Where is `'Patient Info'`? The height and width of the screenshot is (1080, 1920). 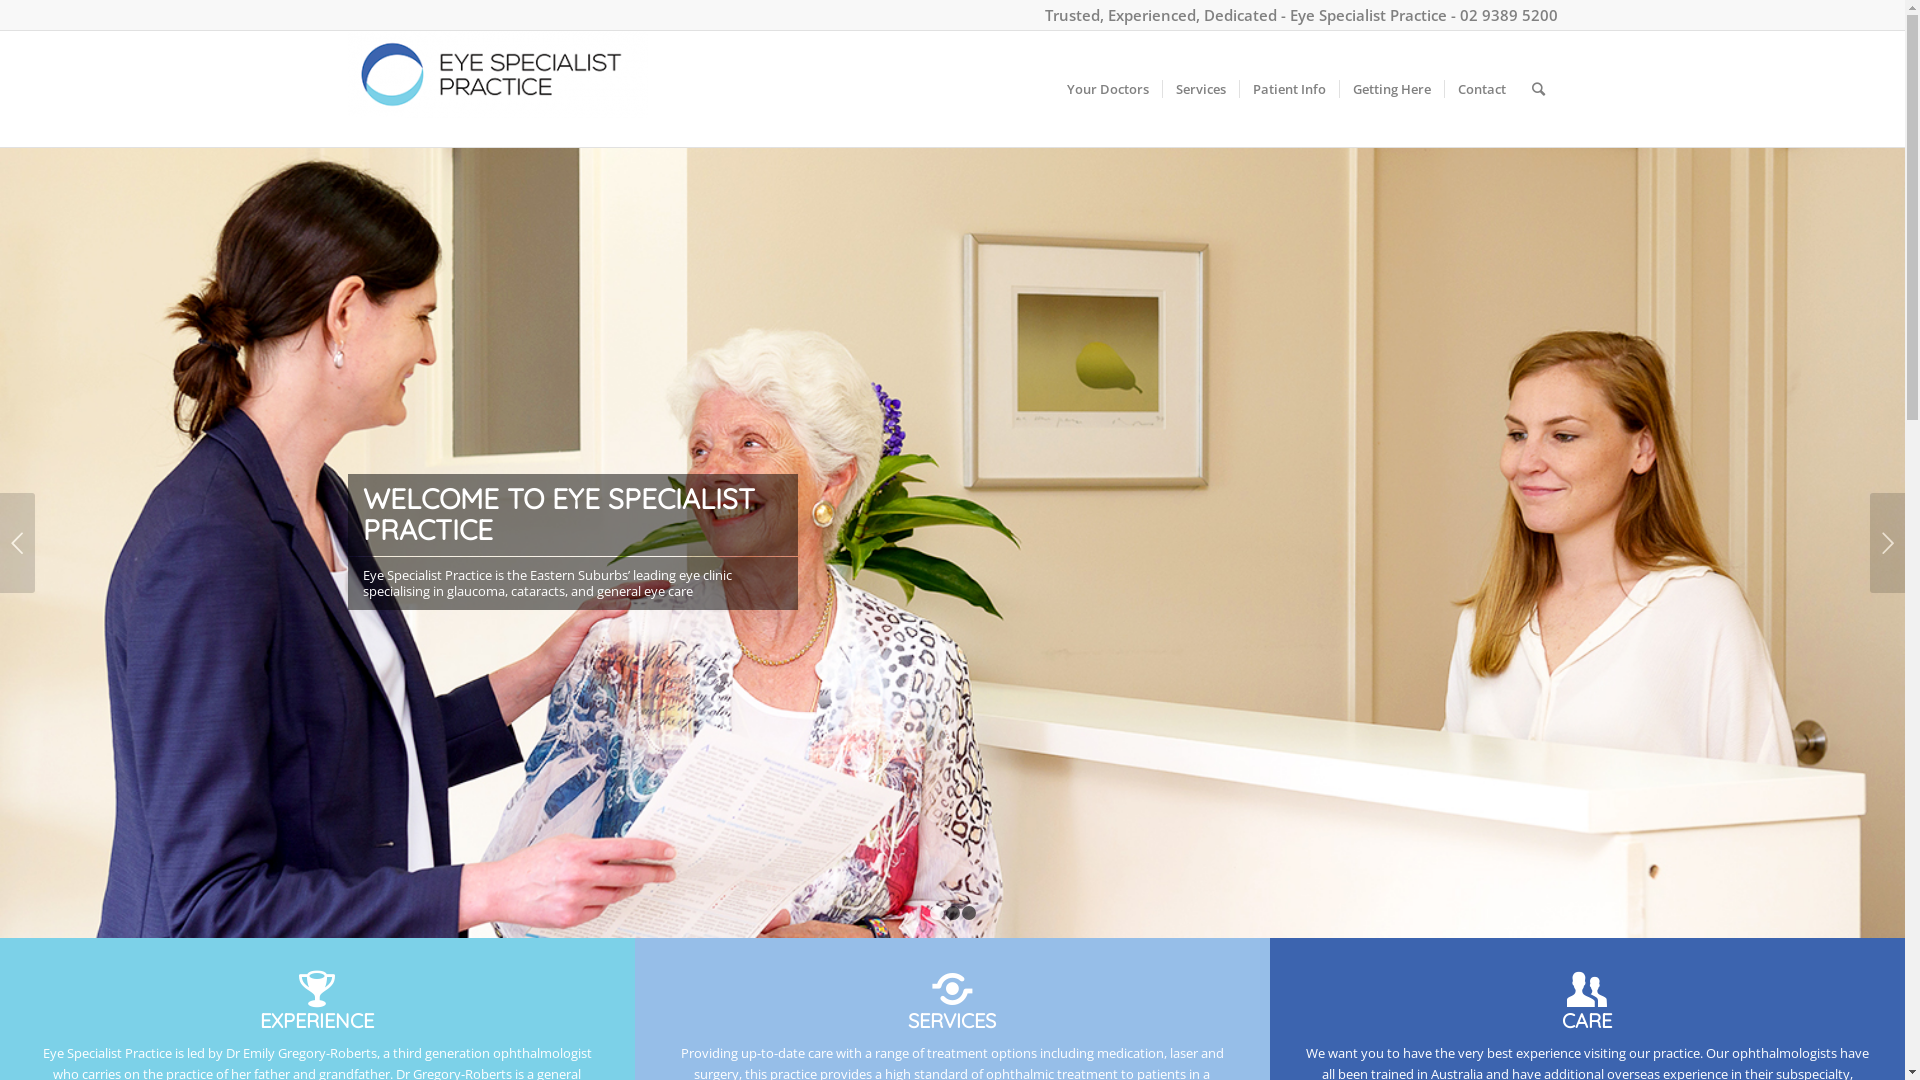 'Patient Info' is located at coordinates (1287, 87).